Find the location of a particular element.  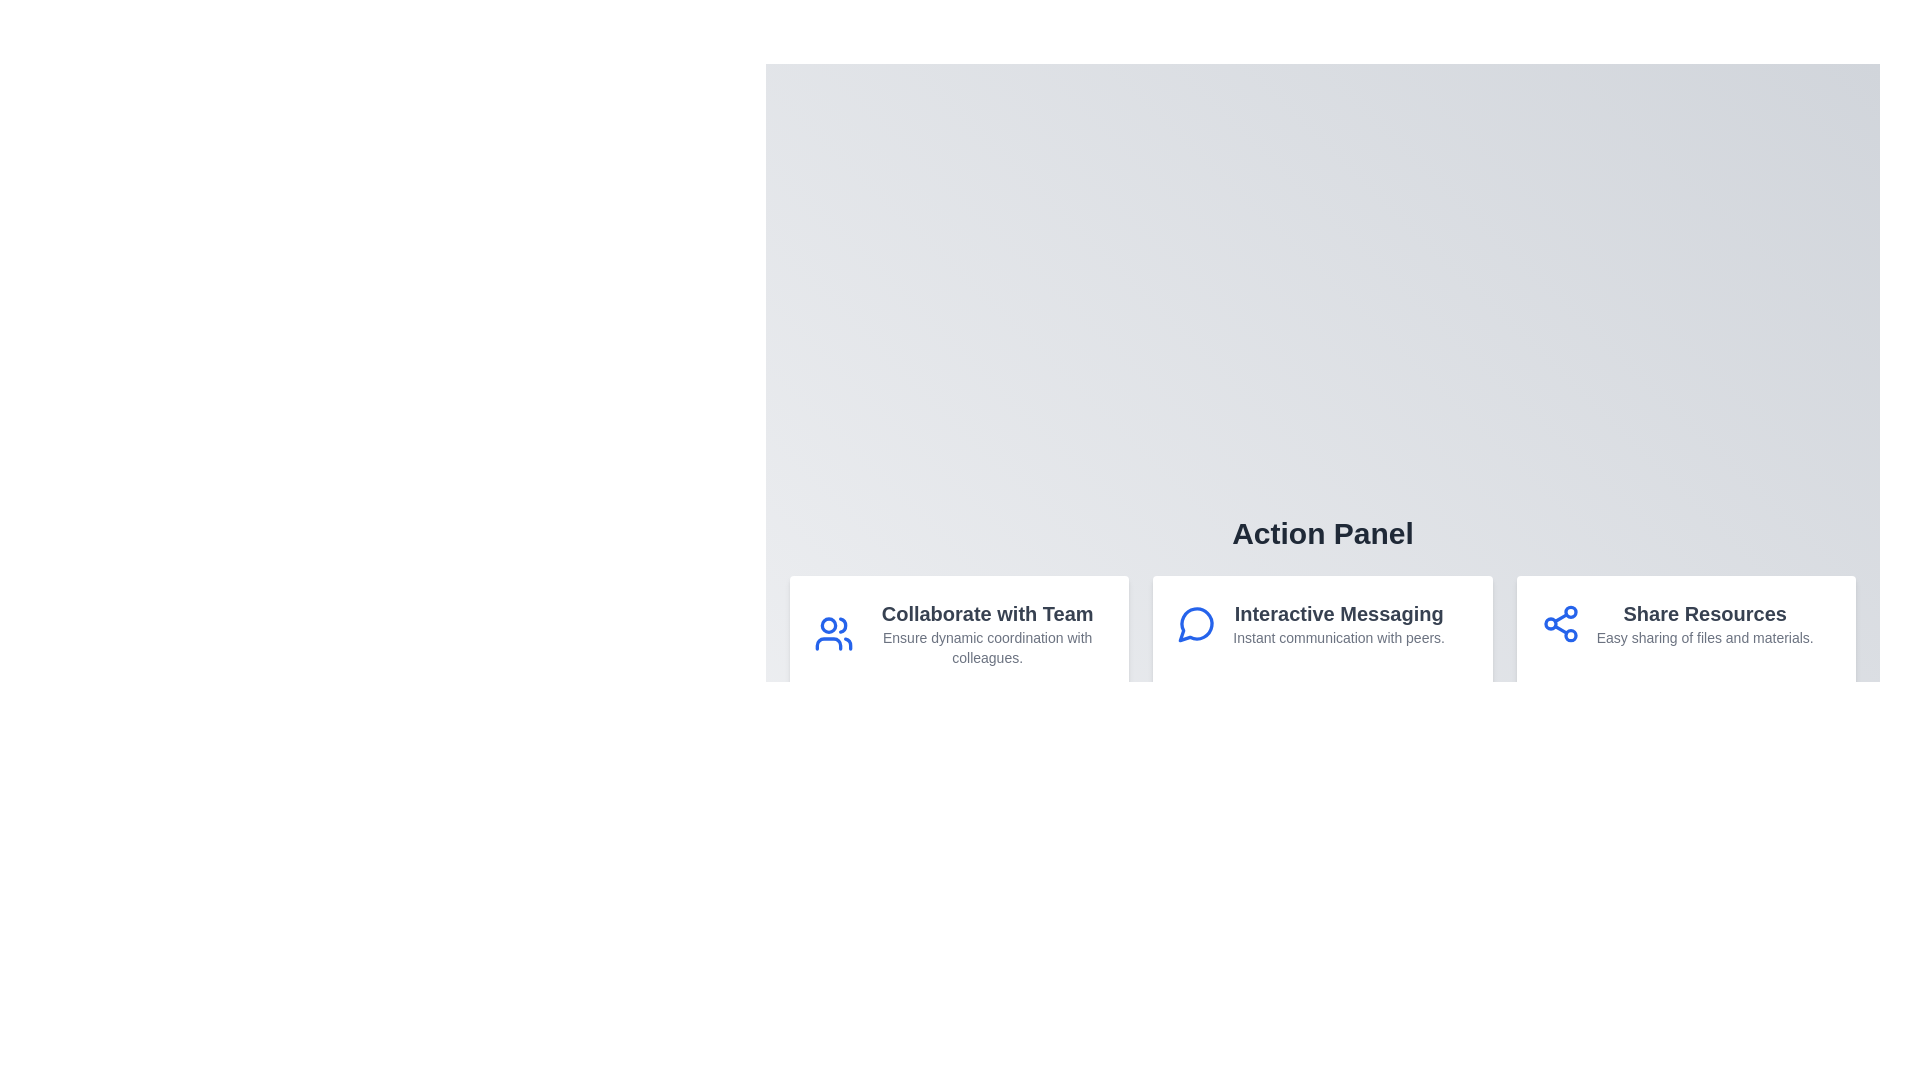

the static text element stating 'Easy sharing of files and materials.' located near the bottom-right corner of the interface is located at coordinates (1704, 637).